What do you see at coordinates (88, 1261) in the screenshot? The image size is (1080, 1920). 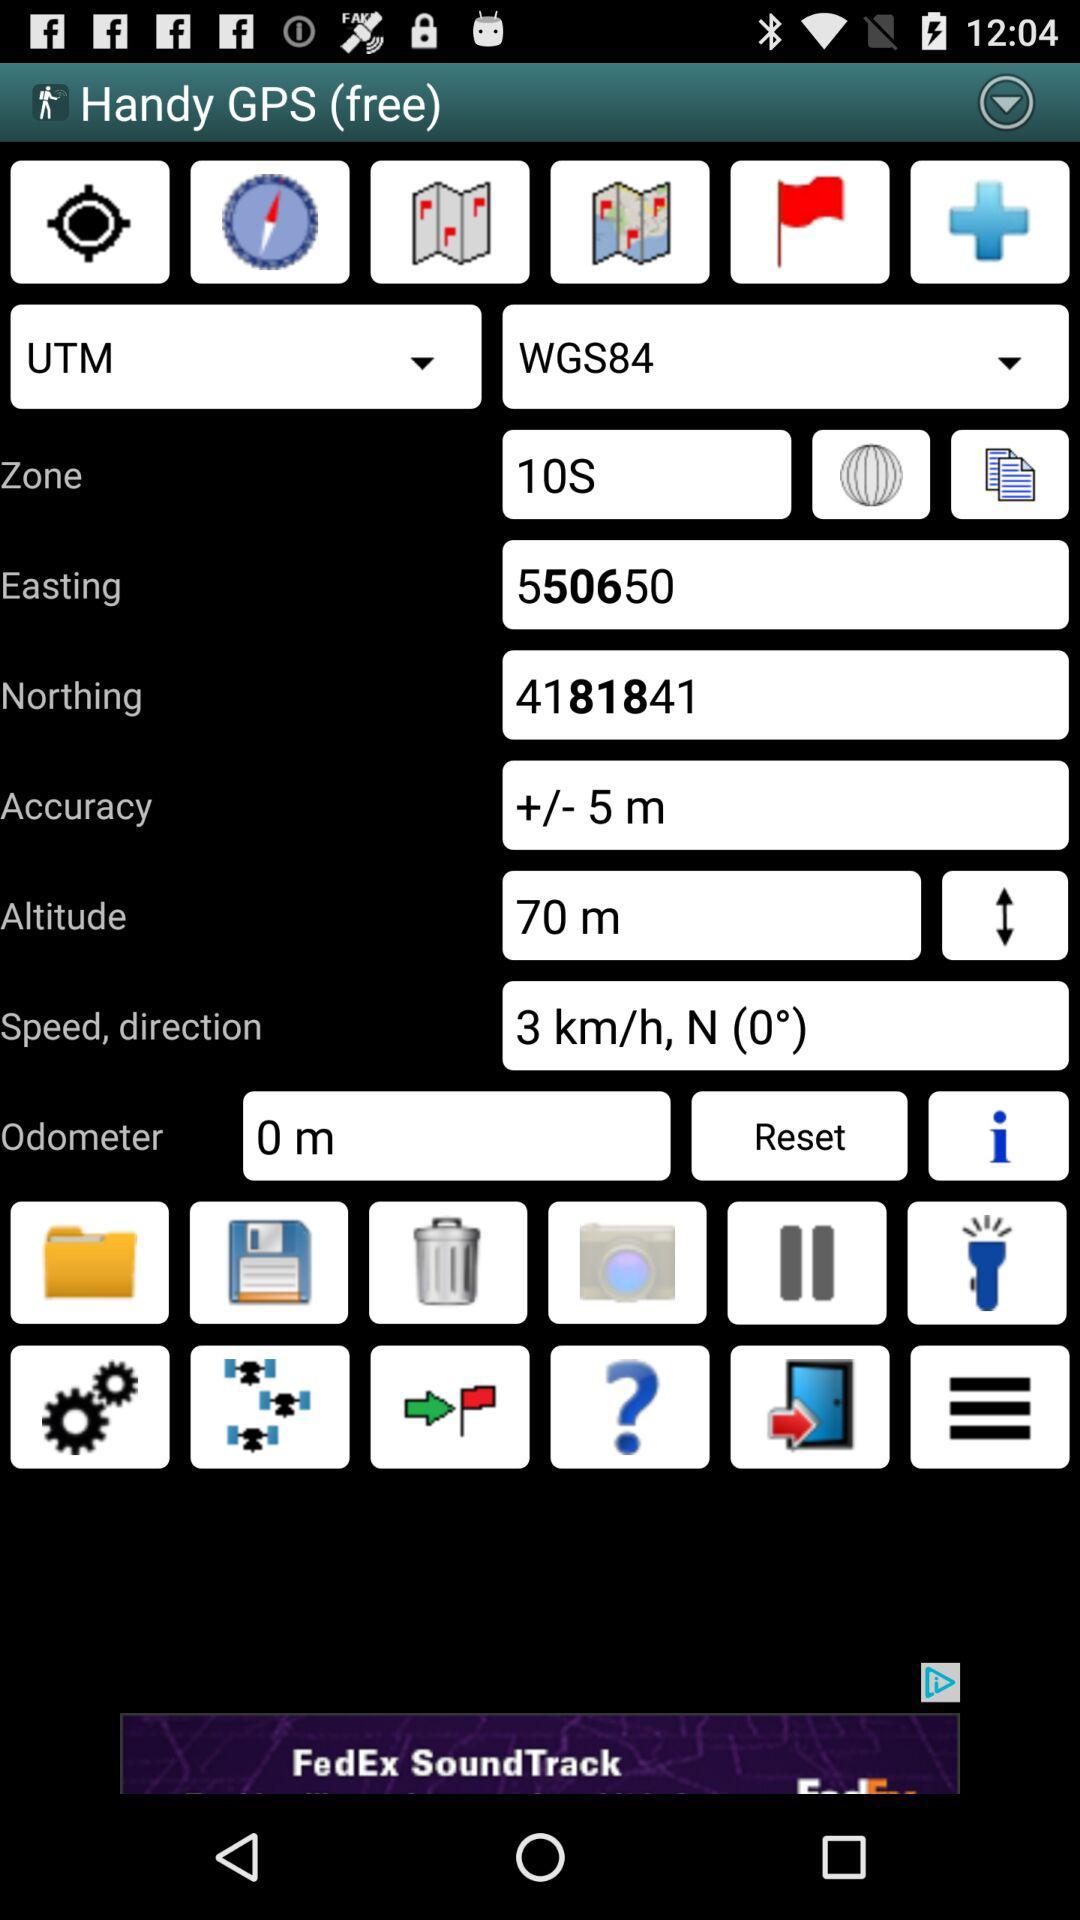 I see `store messenger` at bounding box center [88, 1261].